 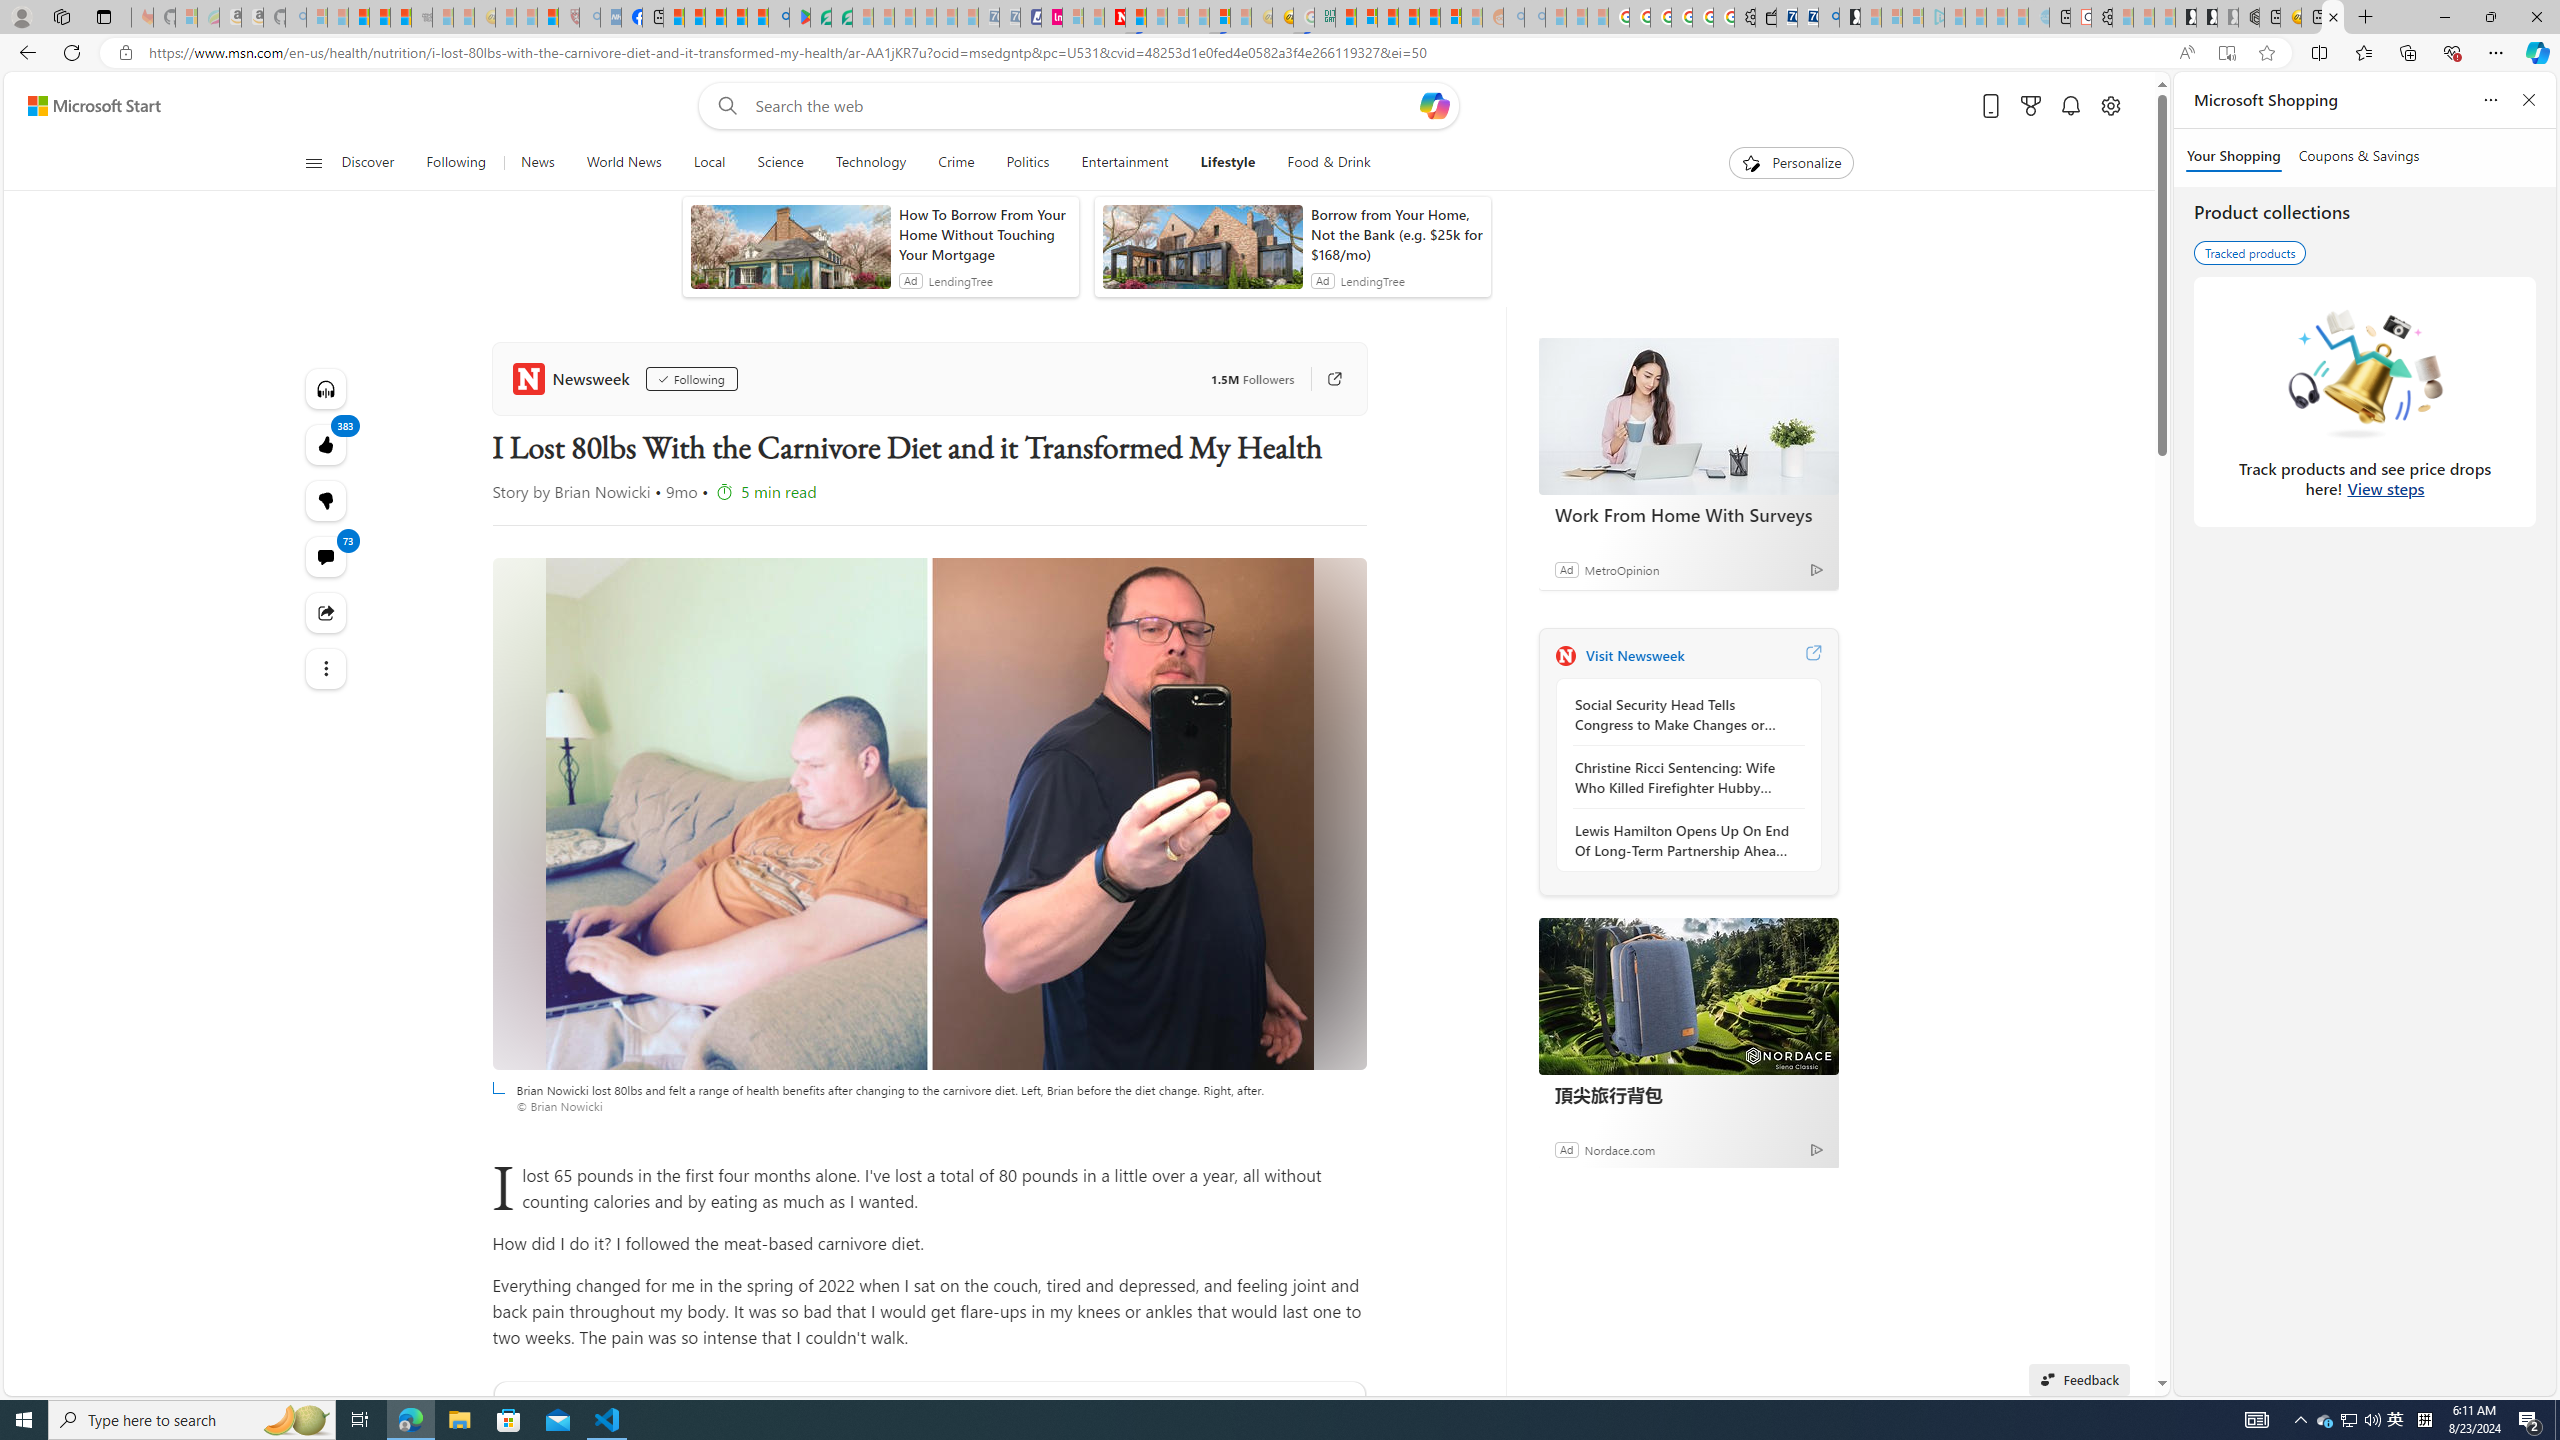 What do you see at coordinates (93, 106) in the screenshot?
I see `'Microsoft Start'` at bounding box center [93, 106].